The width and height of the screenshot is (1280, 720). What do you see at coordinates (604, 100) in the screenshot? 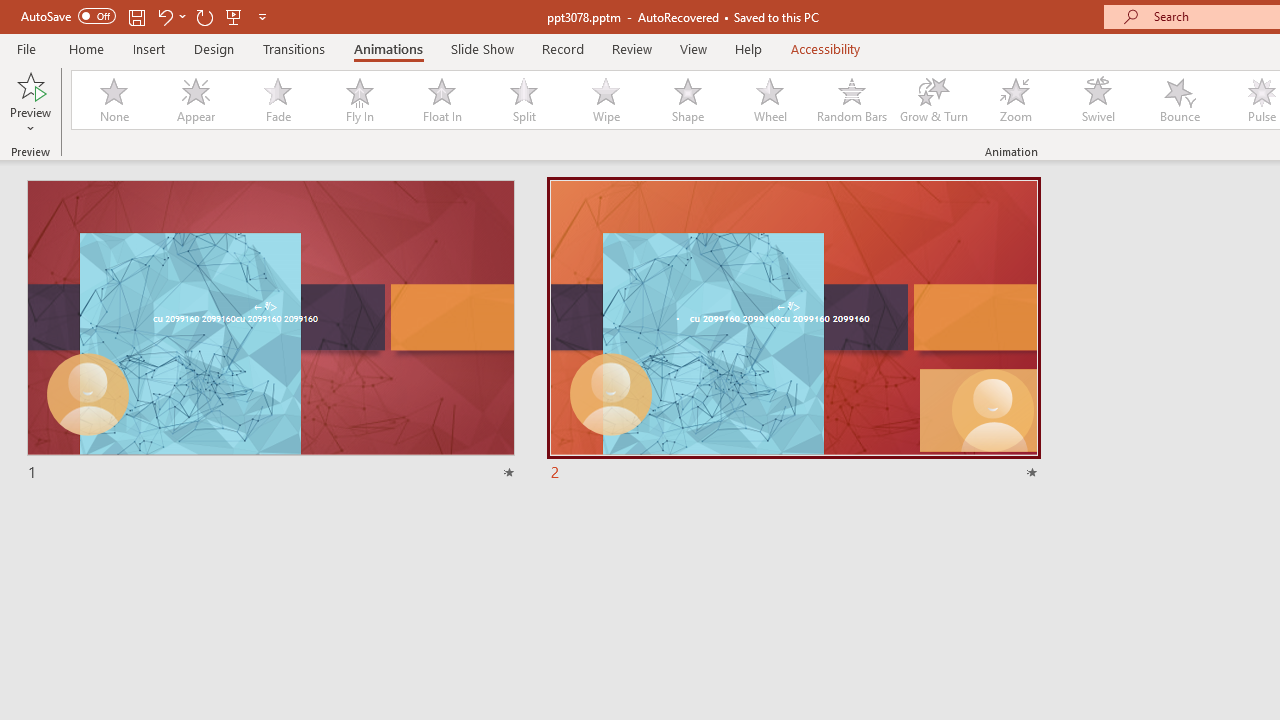
I see `'Wipe'` at bounding box center [604, 100].